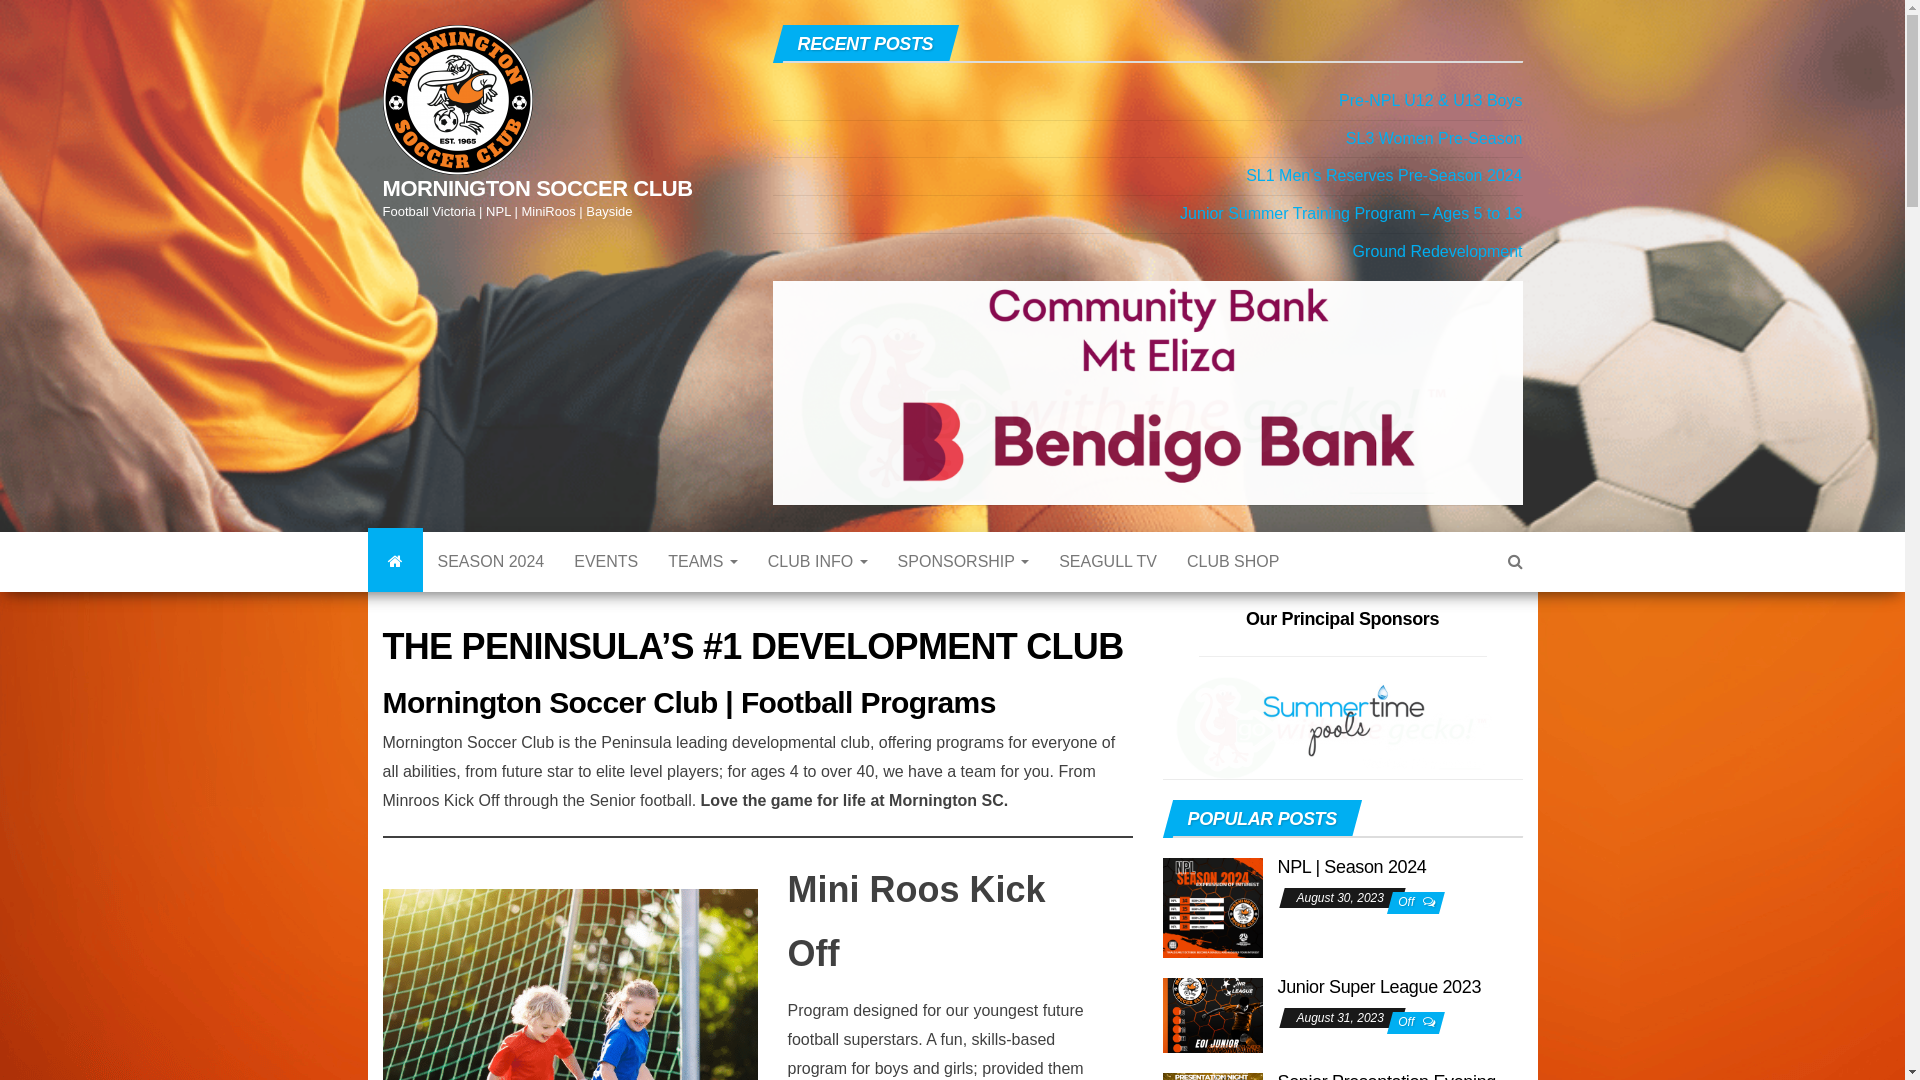 The image size is (1920, 1080). Describe the element at coordinates (537, 188) in the screenshot. I see `'MORNINGTON SOCCER CLUB'` at that location.